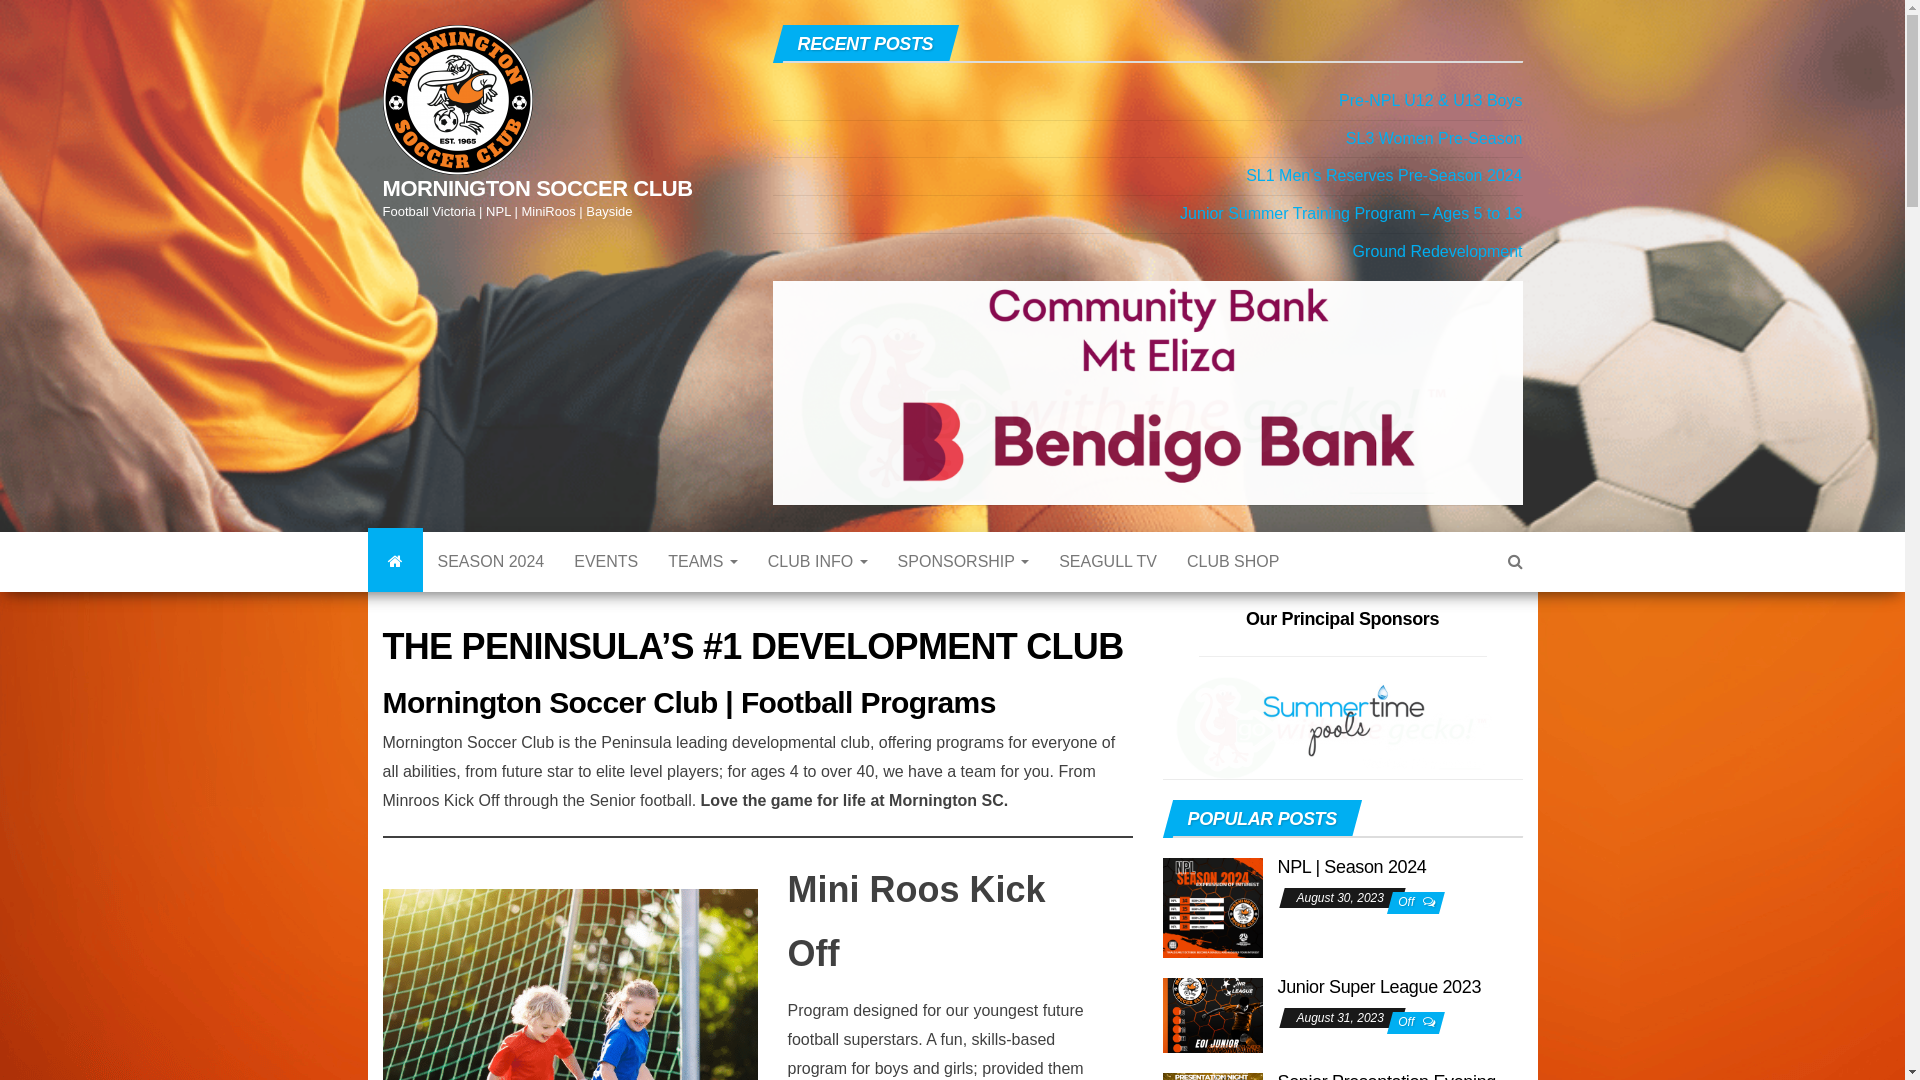 The image size is (1920, 1080). Describe the element at coordinates (537, 188) in the screenshot. I see `'MORNINGTON SOCCER CLUB'` at that location.